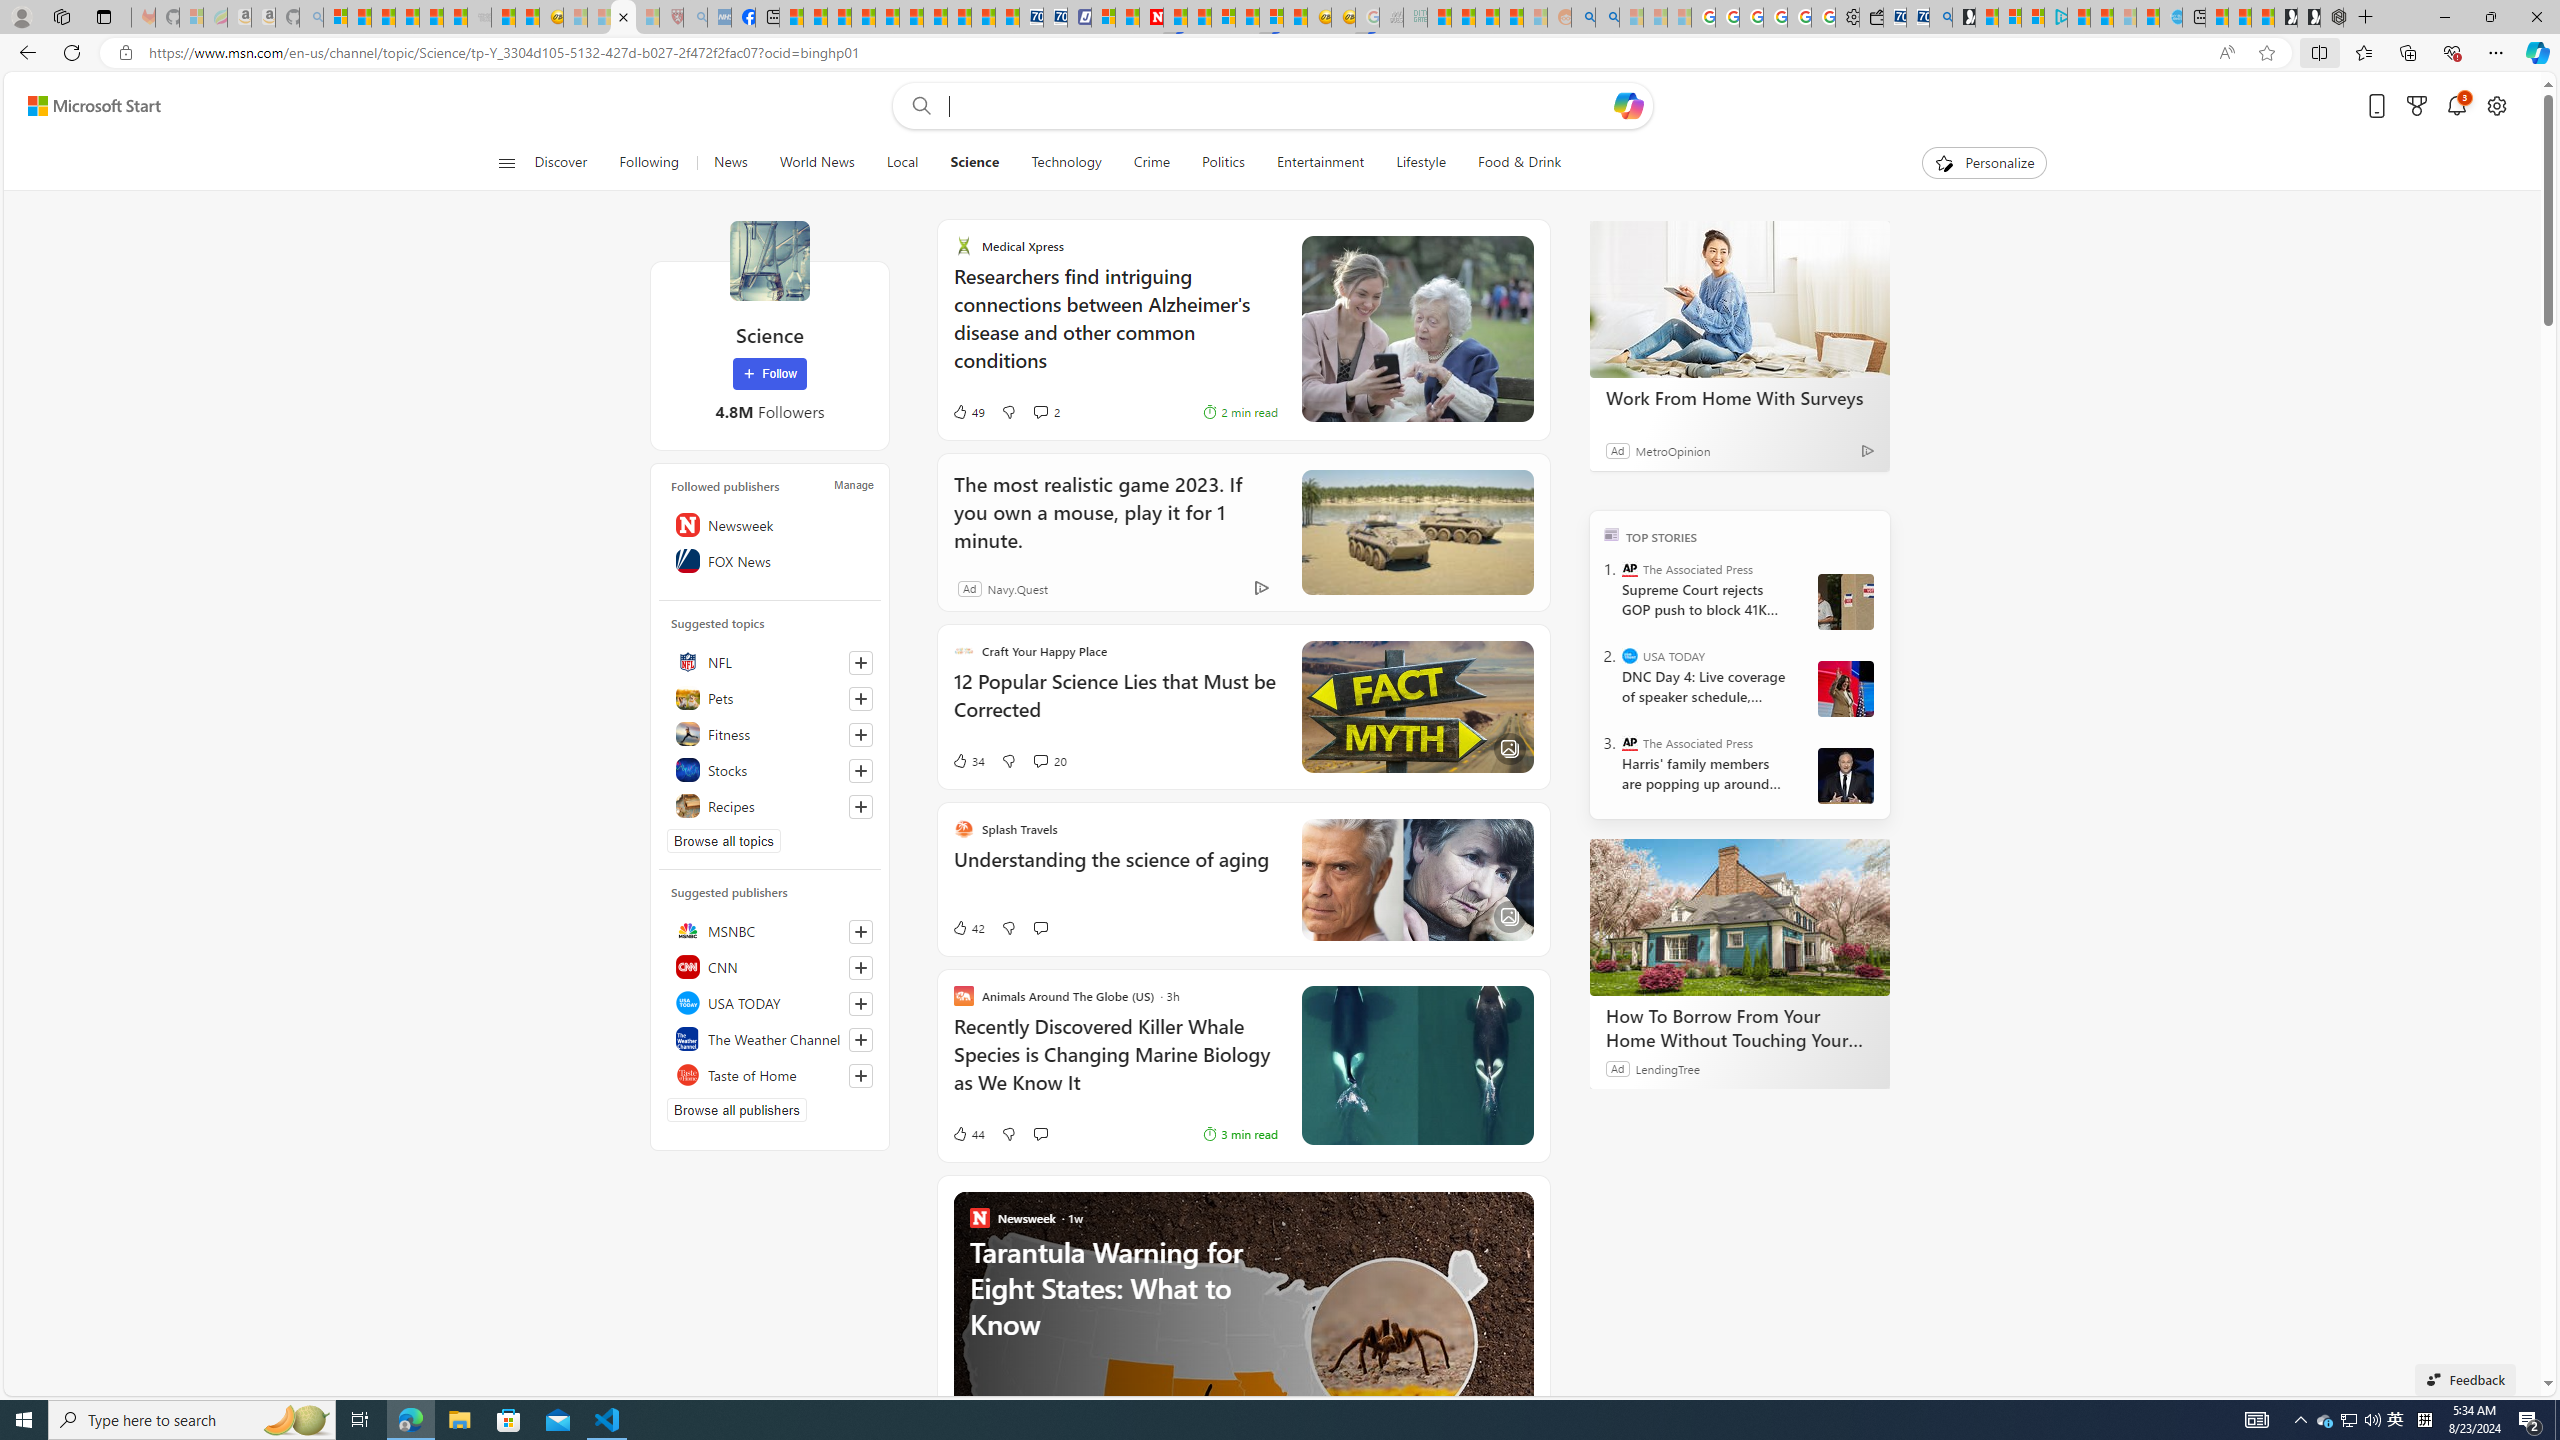 The width and height of the screenshot is (2560, 1440). Describe the element at coordinates (839, 16) in the screenshot. I see `'World - MSN'` at that location.